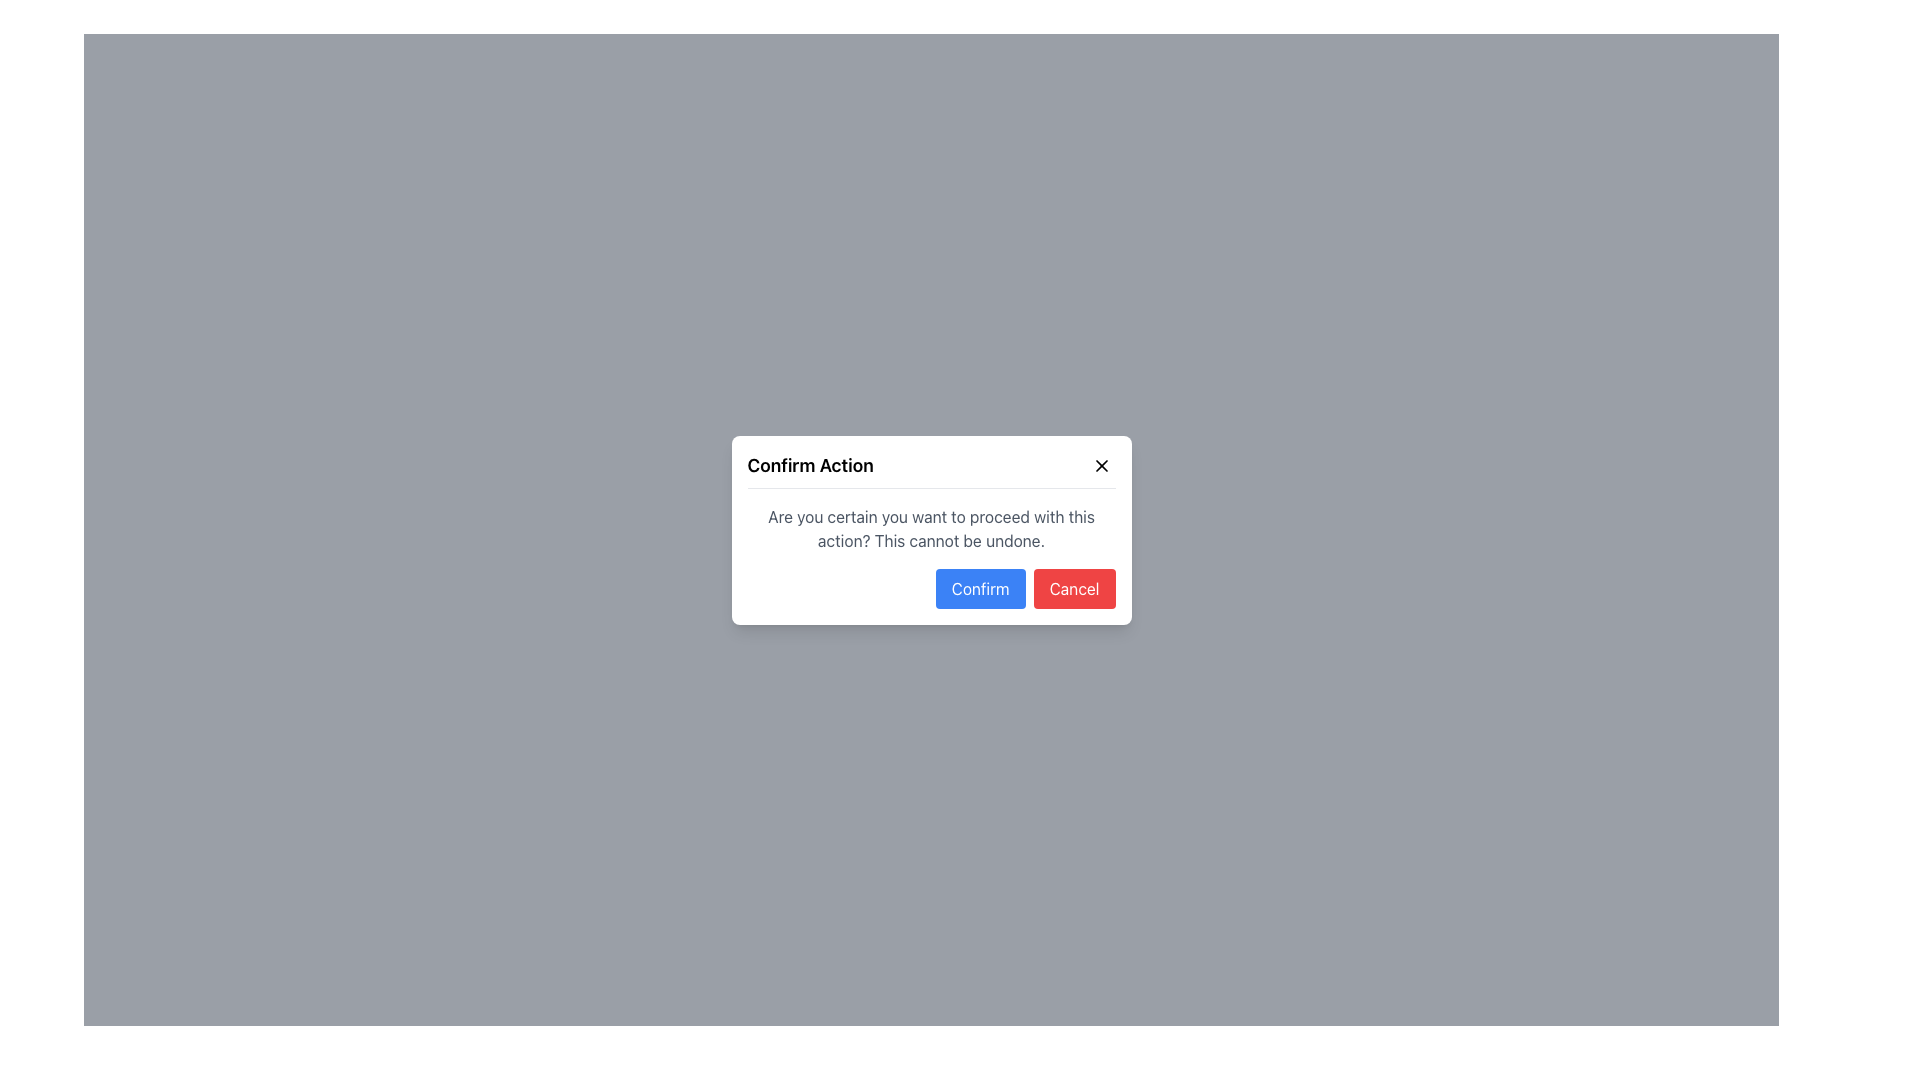 The height and width of the screenshot is (1080, 1920). Describe the element at coordinates (1100, 465) in the screenshot. I see `the close button located at the far right of the 'Confirm Action' dialog` at that location.